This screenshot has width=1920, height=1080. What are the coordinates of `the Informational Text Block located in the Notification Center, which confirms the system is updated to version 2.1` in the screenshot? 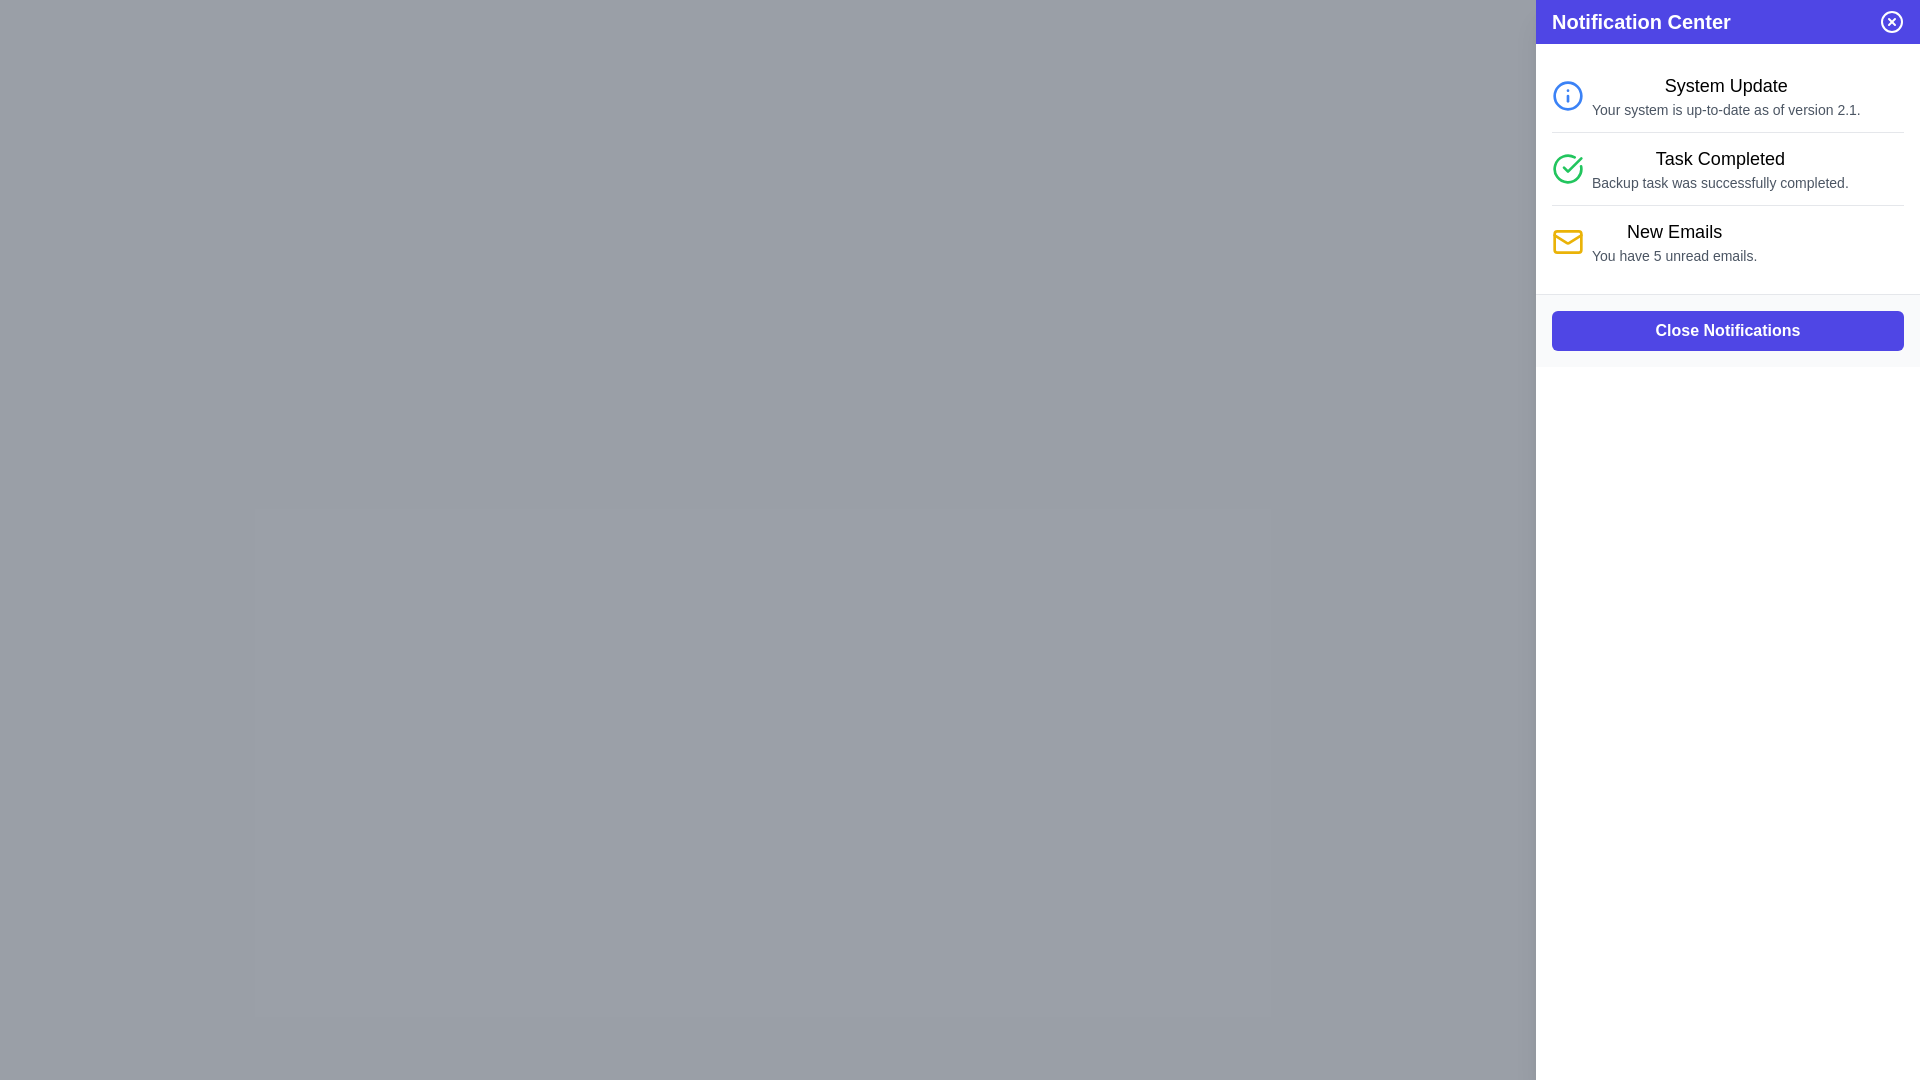 It's located at (1725, 96).